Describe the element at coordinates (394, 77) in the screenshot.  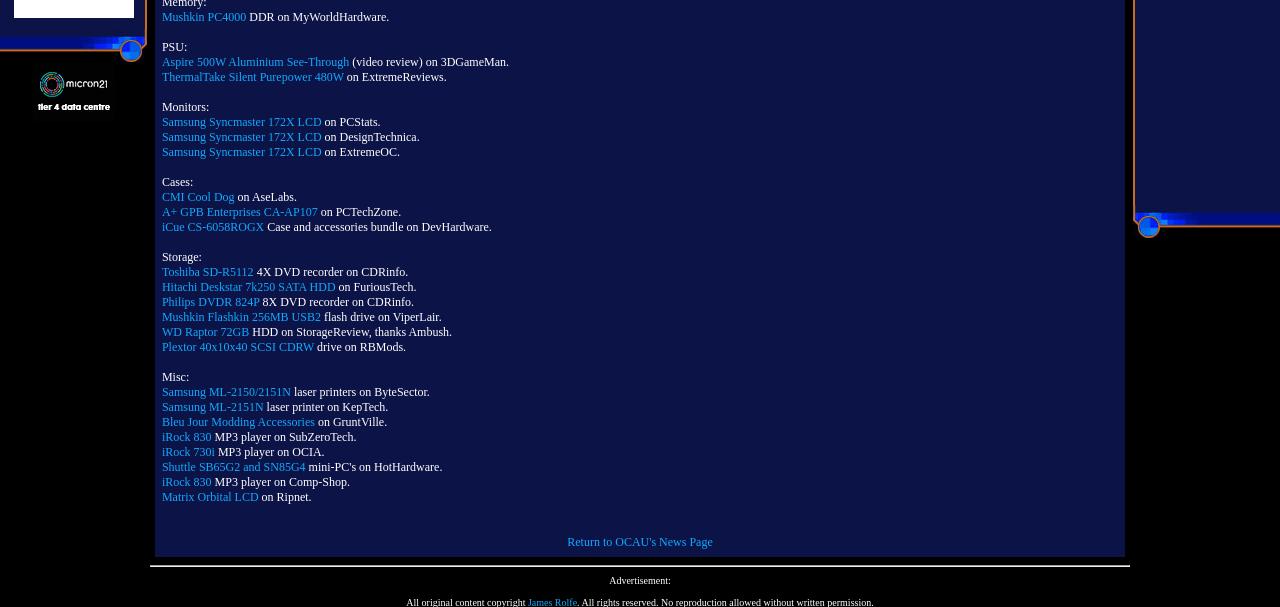
I see `'on ExtremeReviews.'` at that location.